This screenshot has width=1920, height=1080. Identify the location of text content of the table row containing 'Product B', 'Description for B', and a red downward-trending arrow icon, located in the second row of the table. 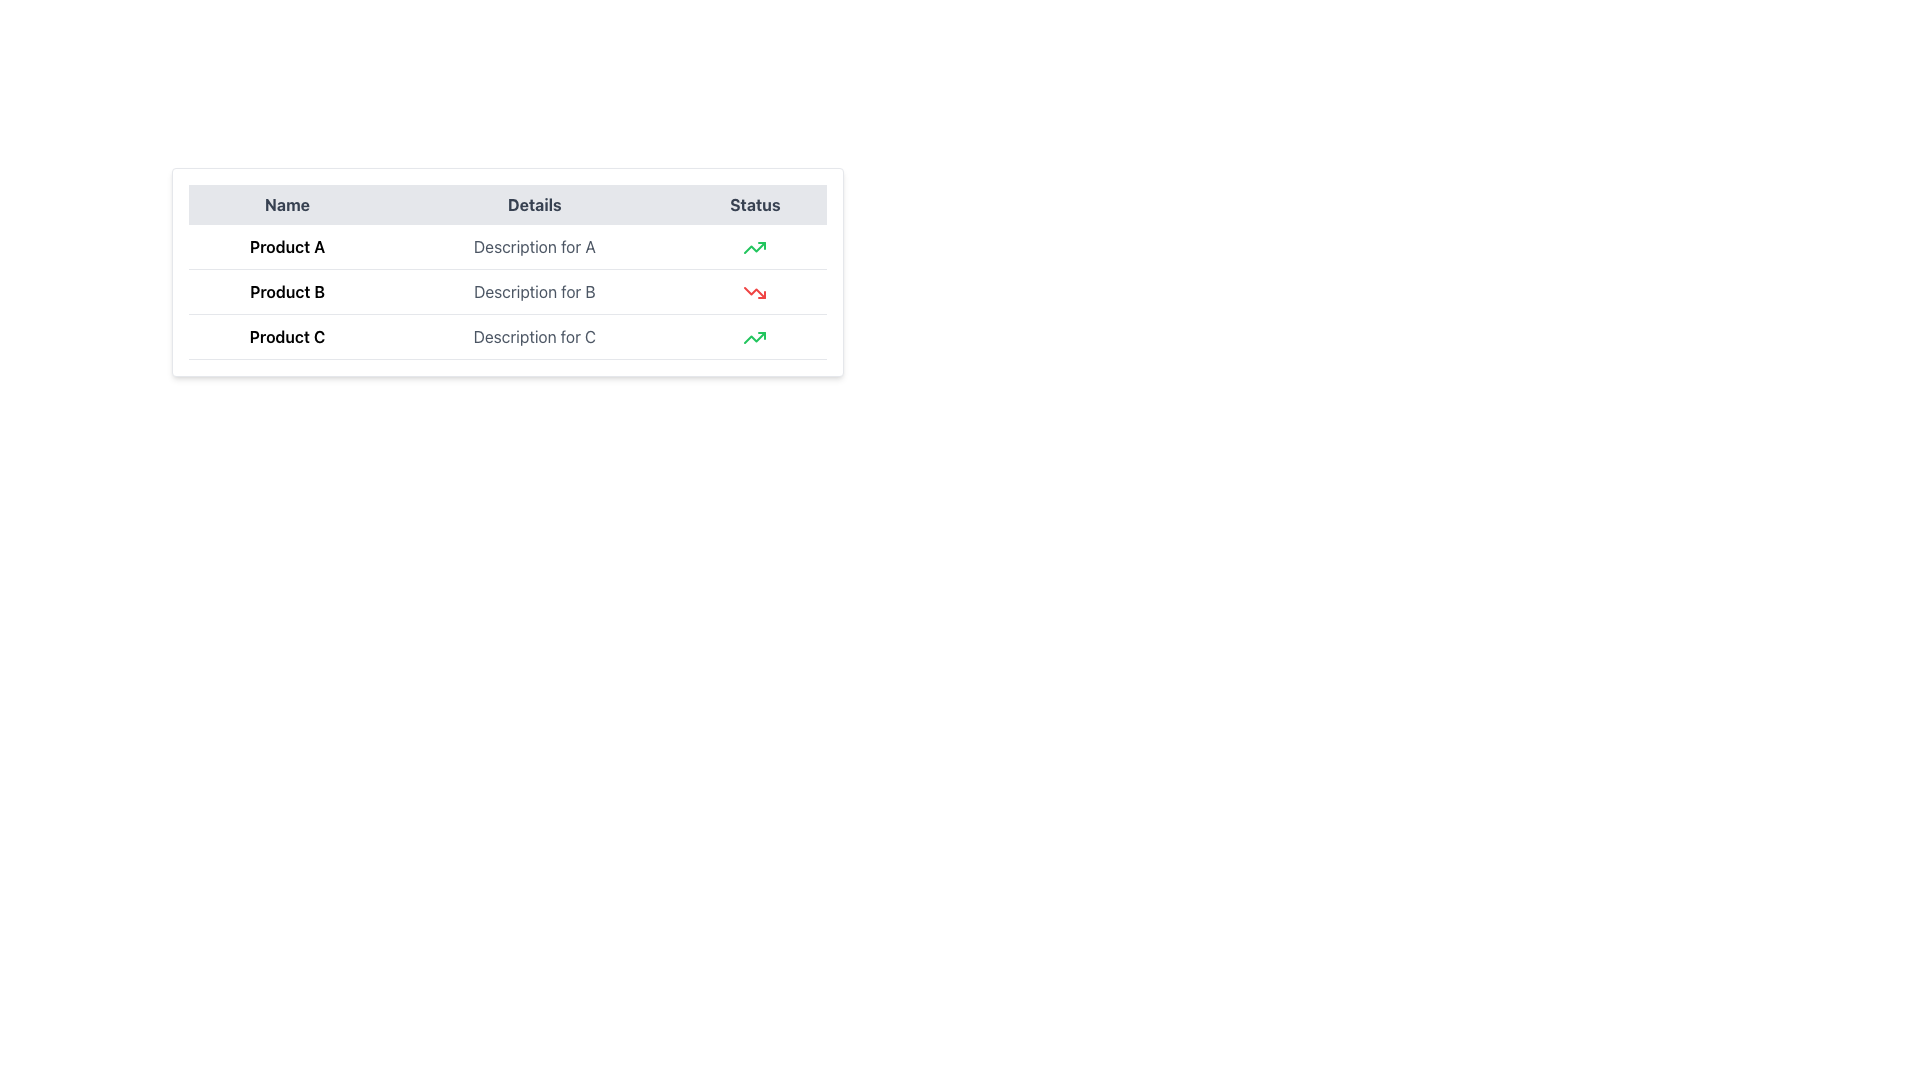
(508, 292).